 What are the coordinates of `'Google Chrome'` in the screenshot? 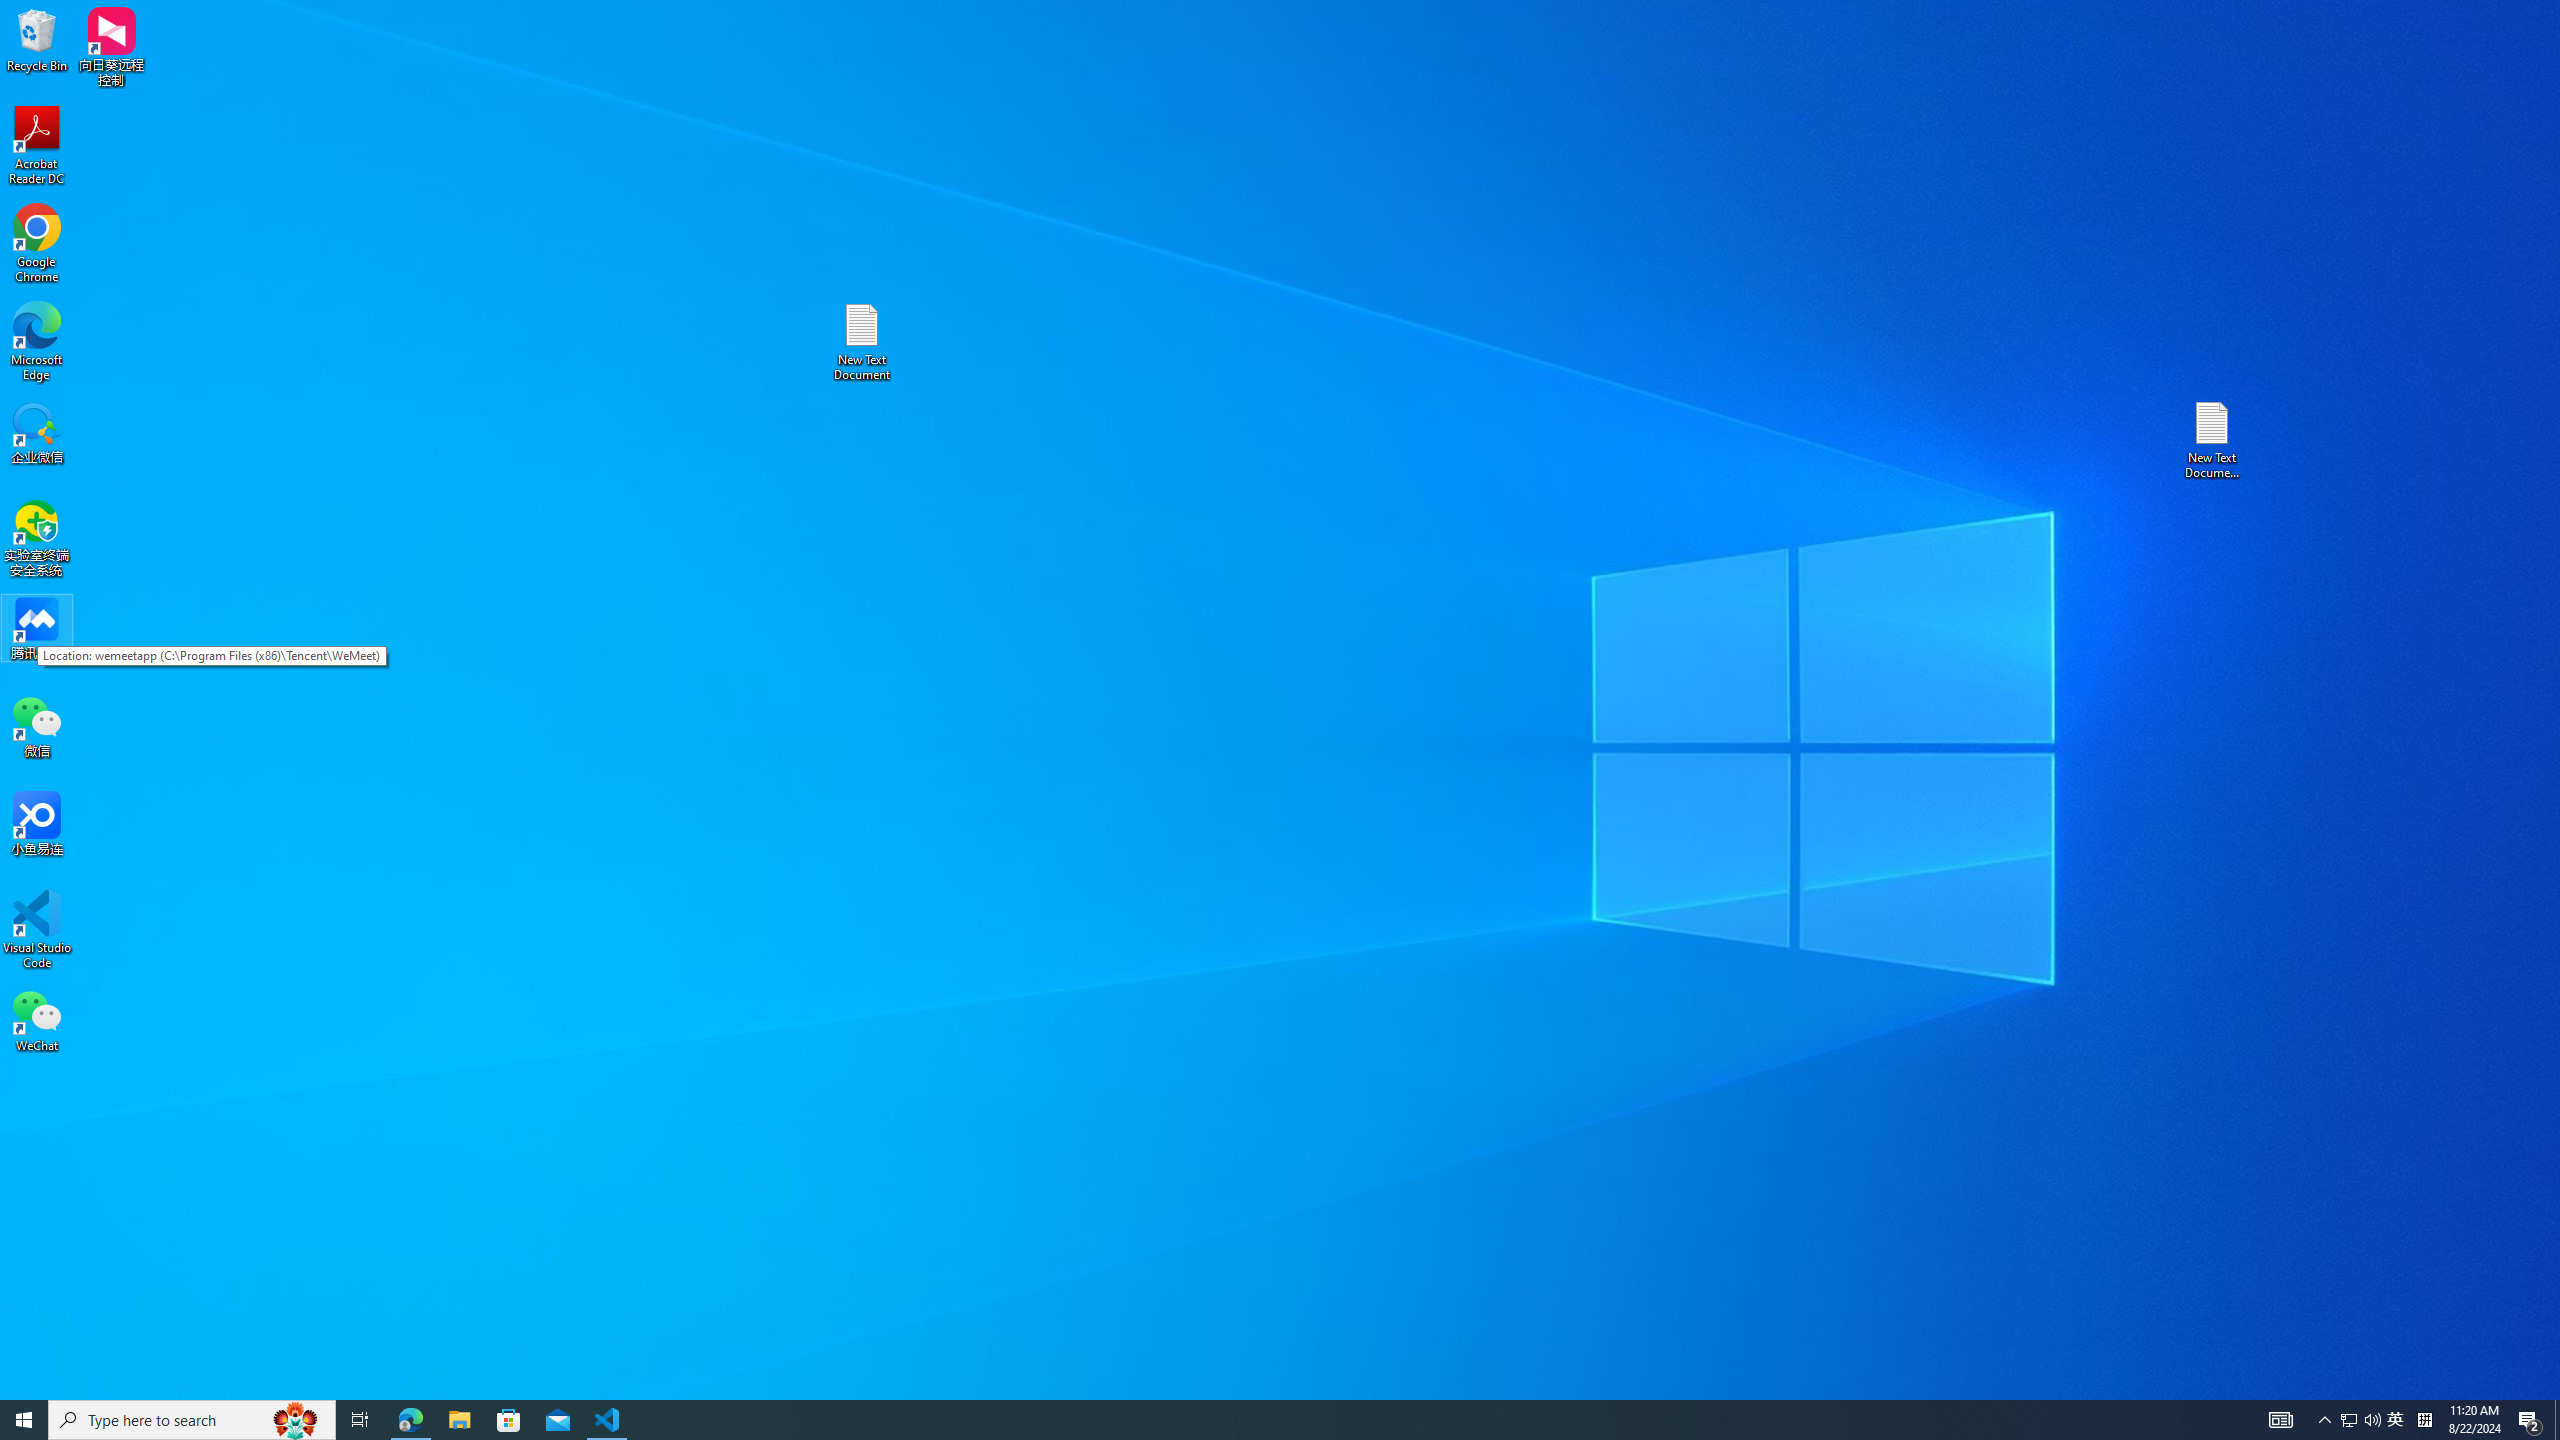 It's located at (36, 244).